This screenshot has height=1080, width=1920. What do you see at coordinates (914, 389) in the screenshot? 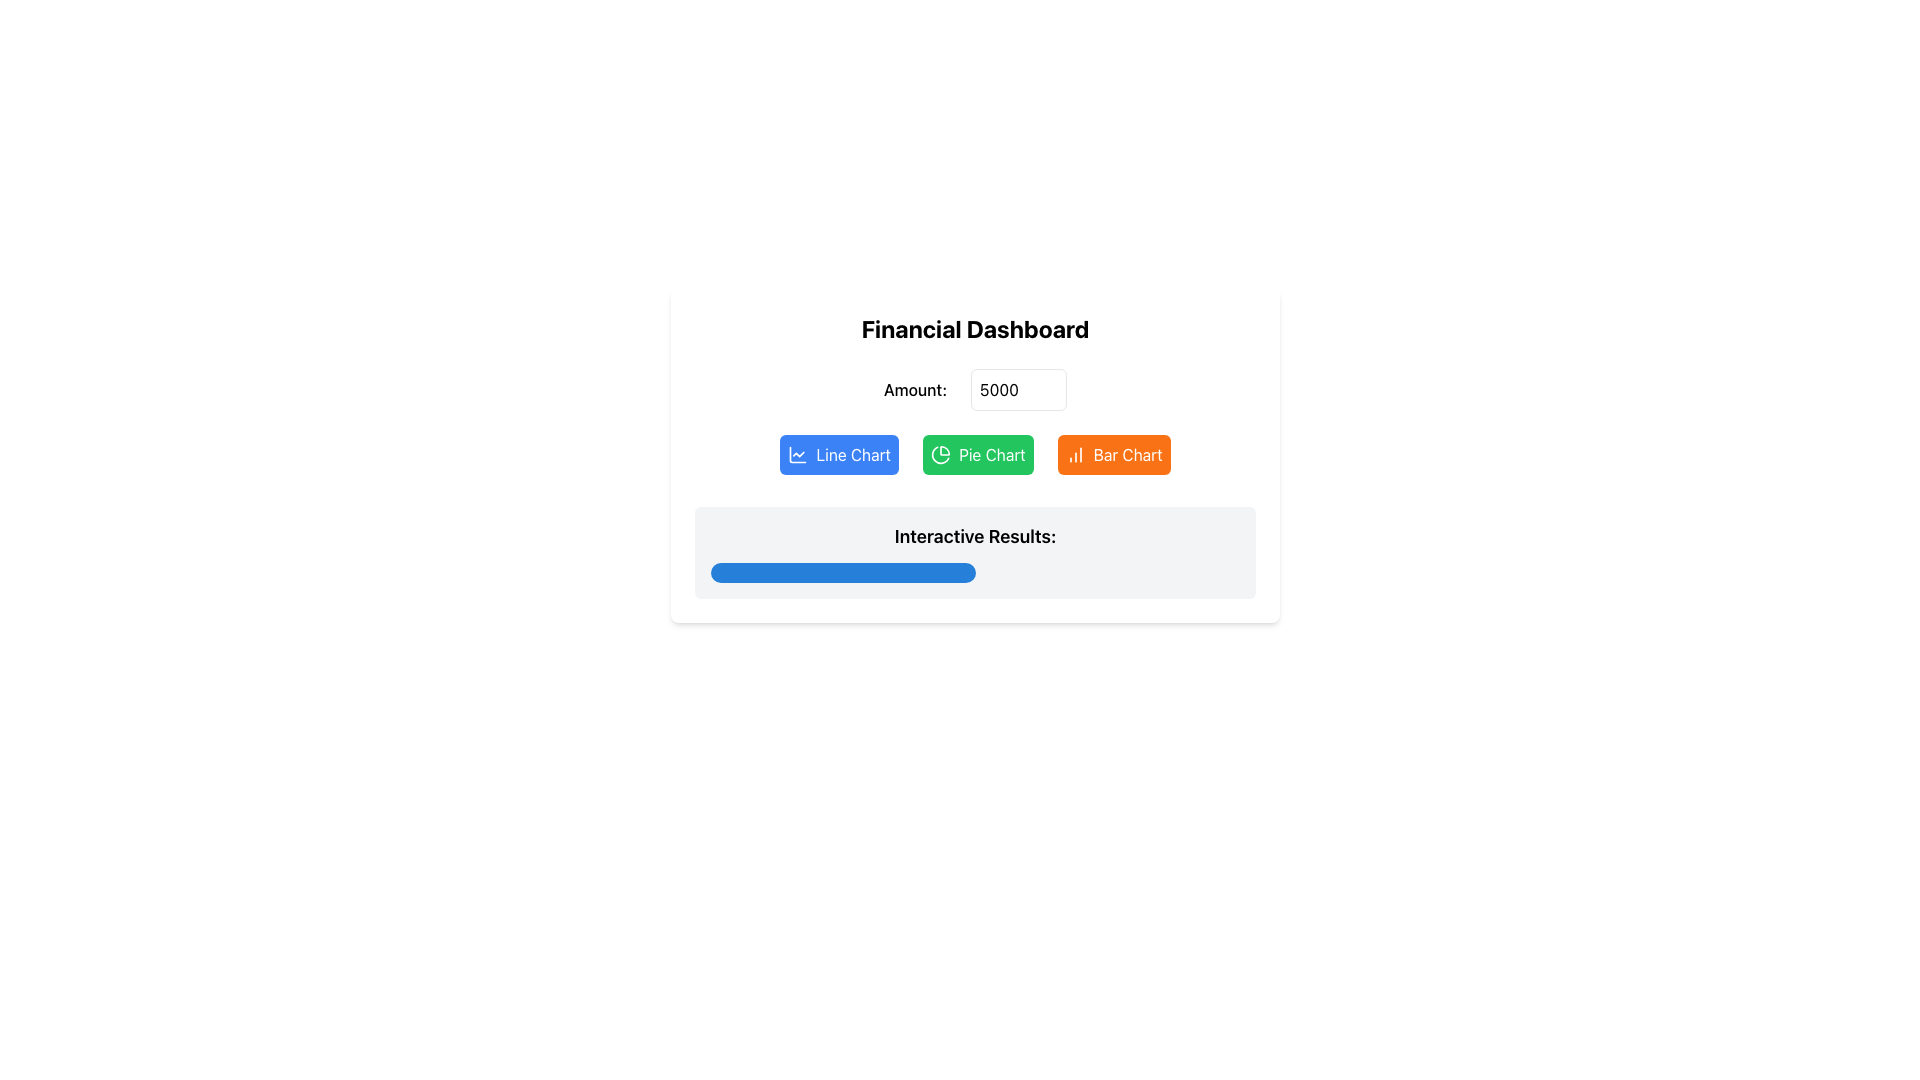
I see `the label element displaying 'Amount:' which is styled with medium font weight and is located on the left side of the input box containing the value '5000'` at bounding box center [914, 389].